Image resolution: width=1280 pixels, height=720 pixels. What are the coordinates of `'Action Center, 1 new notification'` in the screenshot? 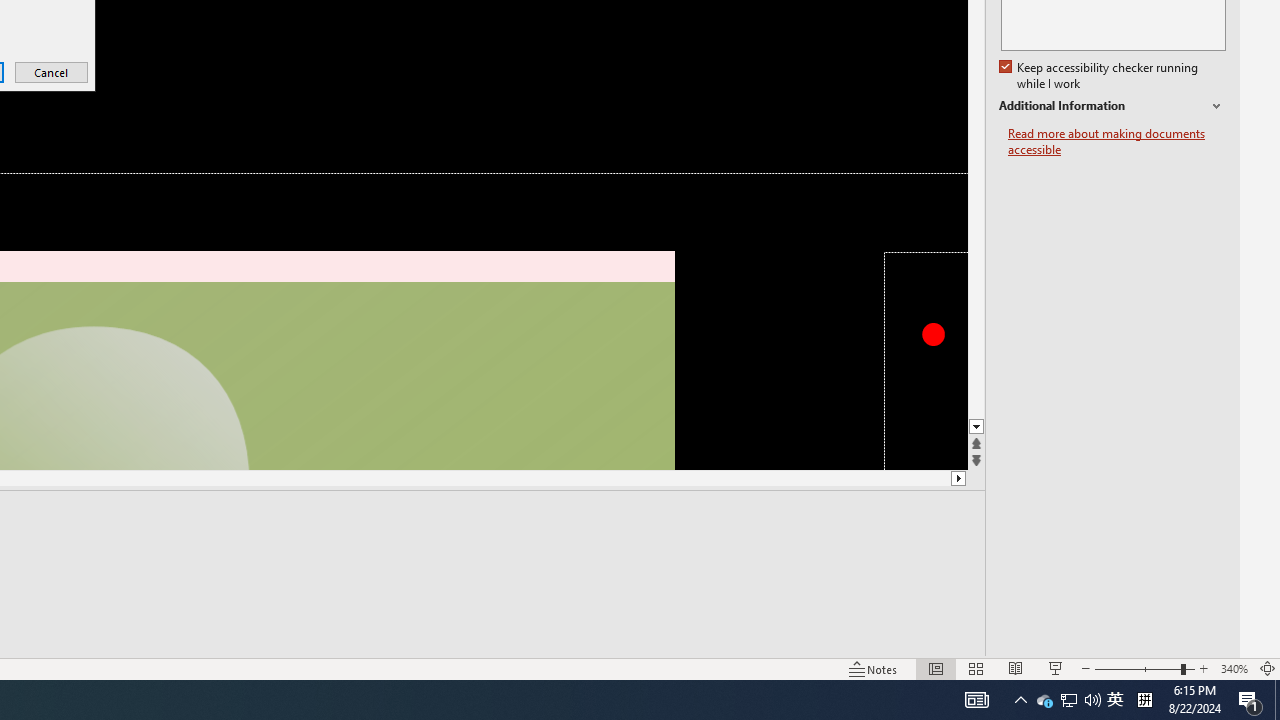 It's located at (1250, 698).